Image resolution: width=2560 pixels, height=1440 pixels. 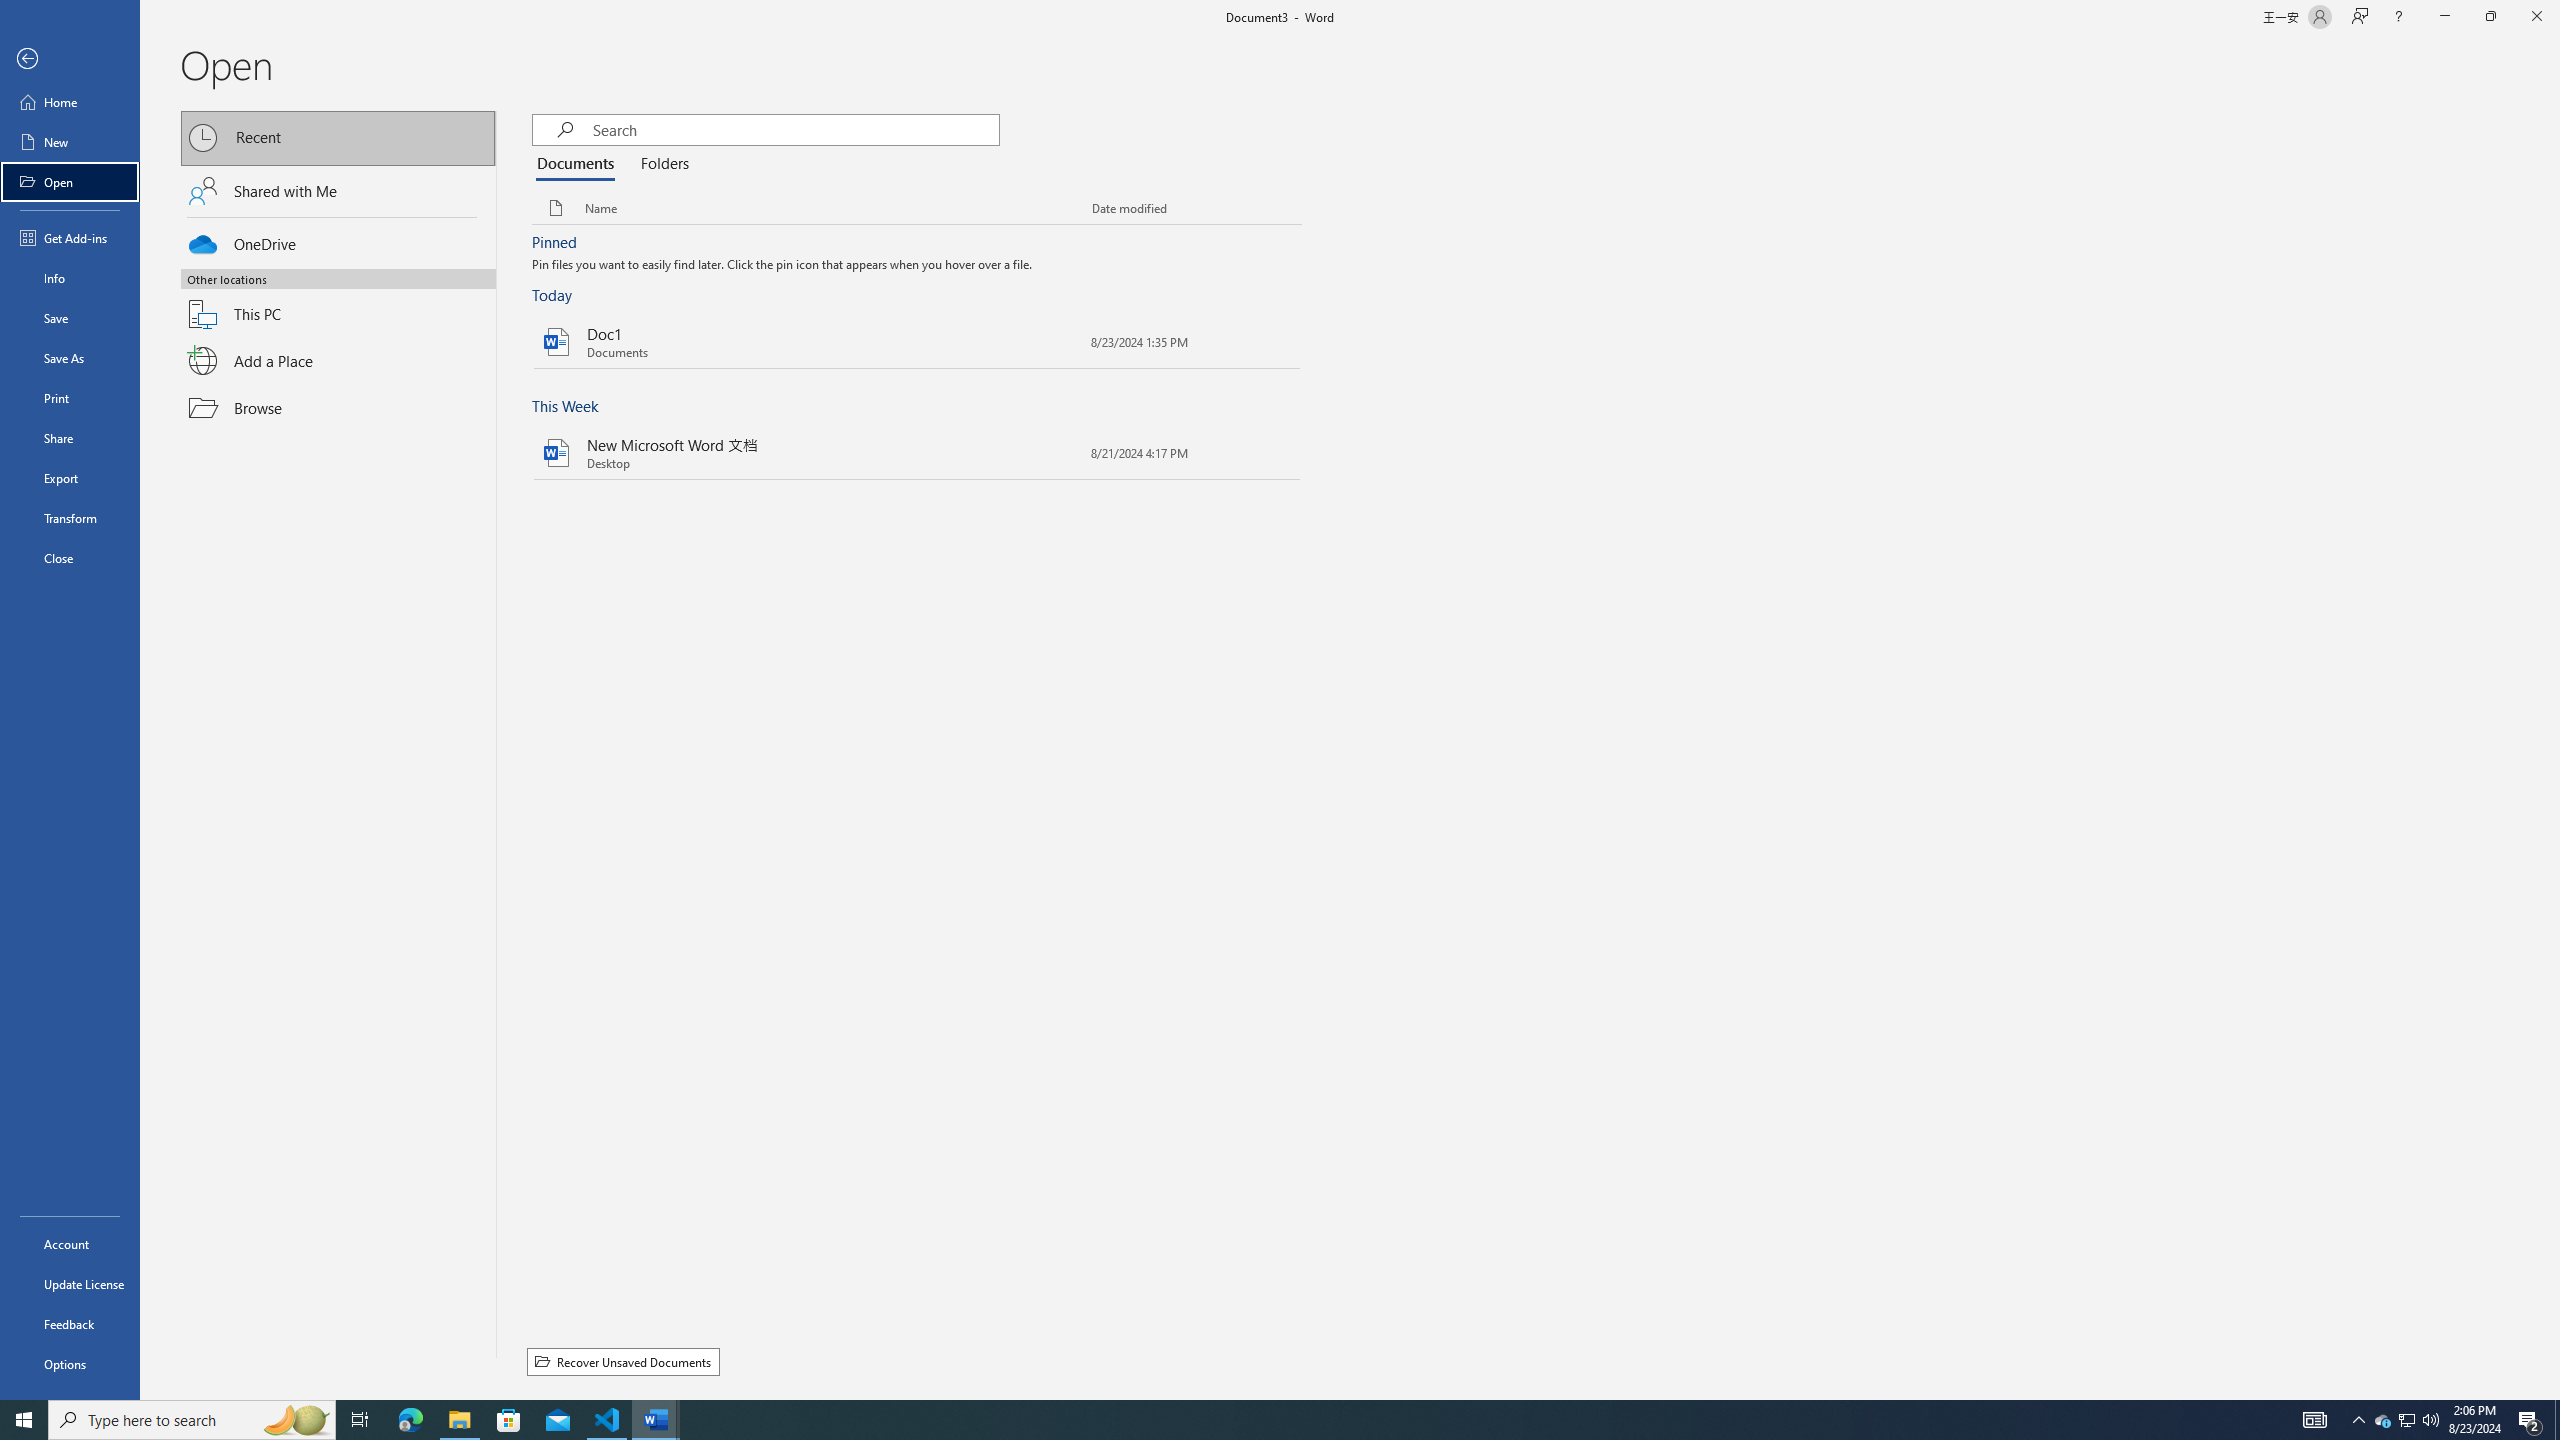 I want to click on 'Save As', so click(x=69, y=356).